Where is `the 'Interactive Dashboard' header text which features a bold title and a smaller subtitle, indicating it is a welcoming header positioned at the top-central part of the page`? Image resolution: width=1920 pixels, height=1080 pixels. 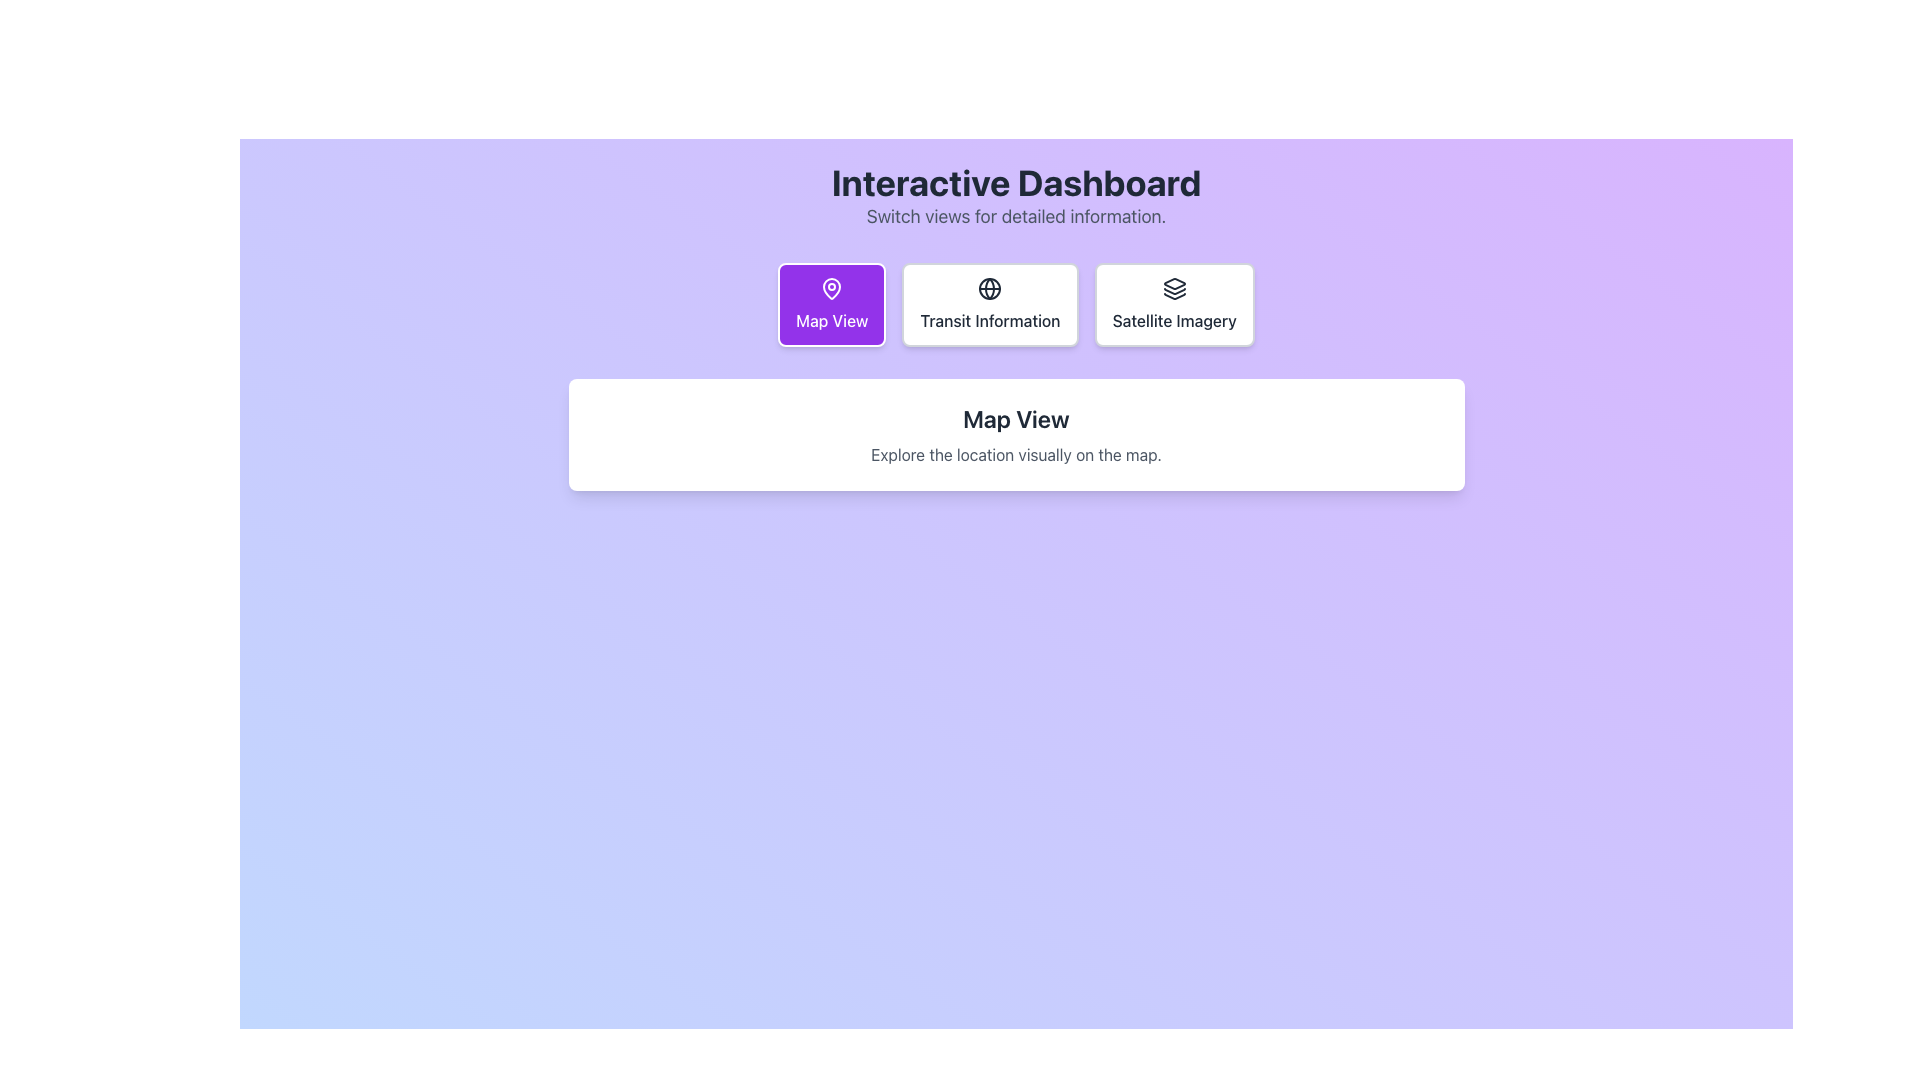
the 'Interactive Dashboard' header text which features a bold title and a smaller subtitle, indicating it is a welcoming header positioned at the top-central part of the page is located at coordinates (1016, 196).